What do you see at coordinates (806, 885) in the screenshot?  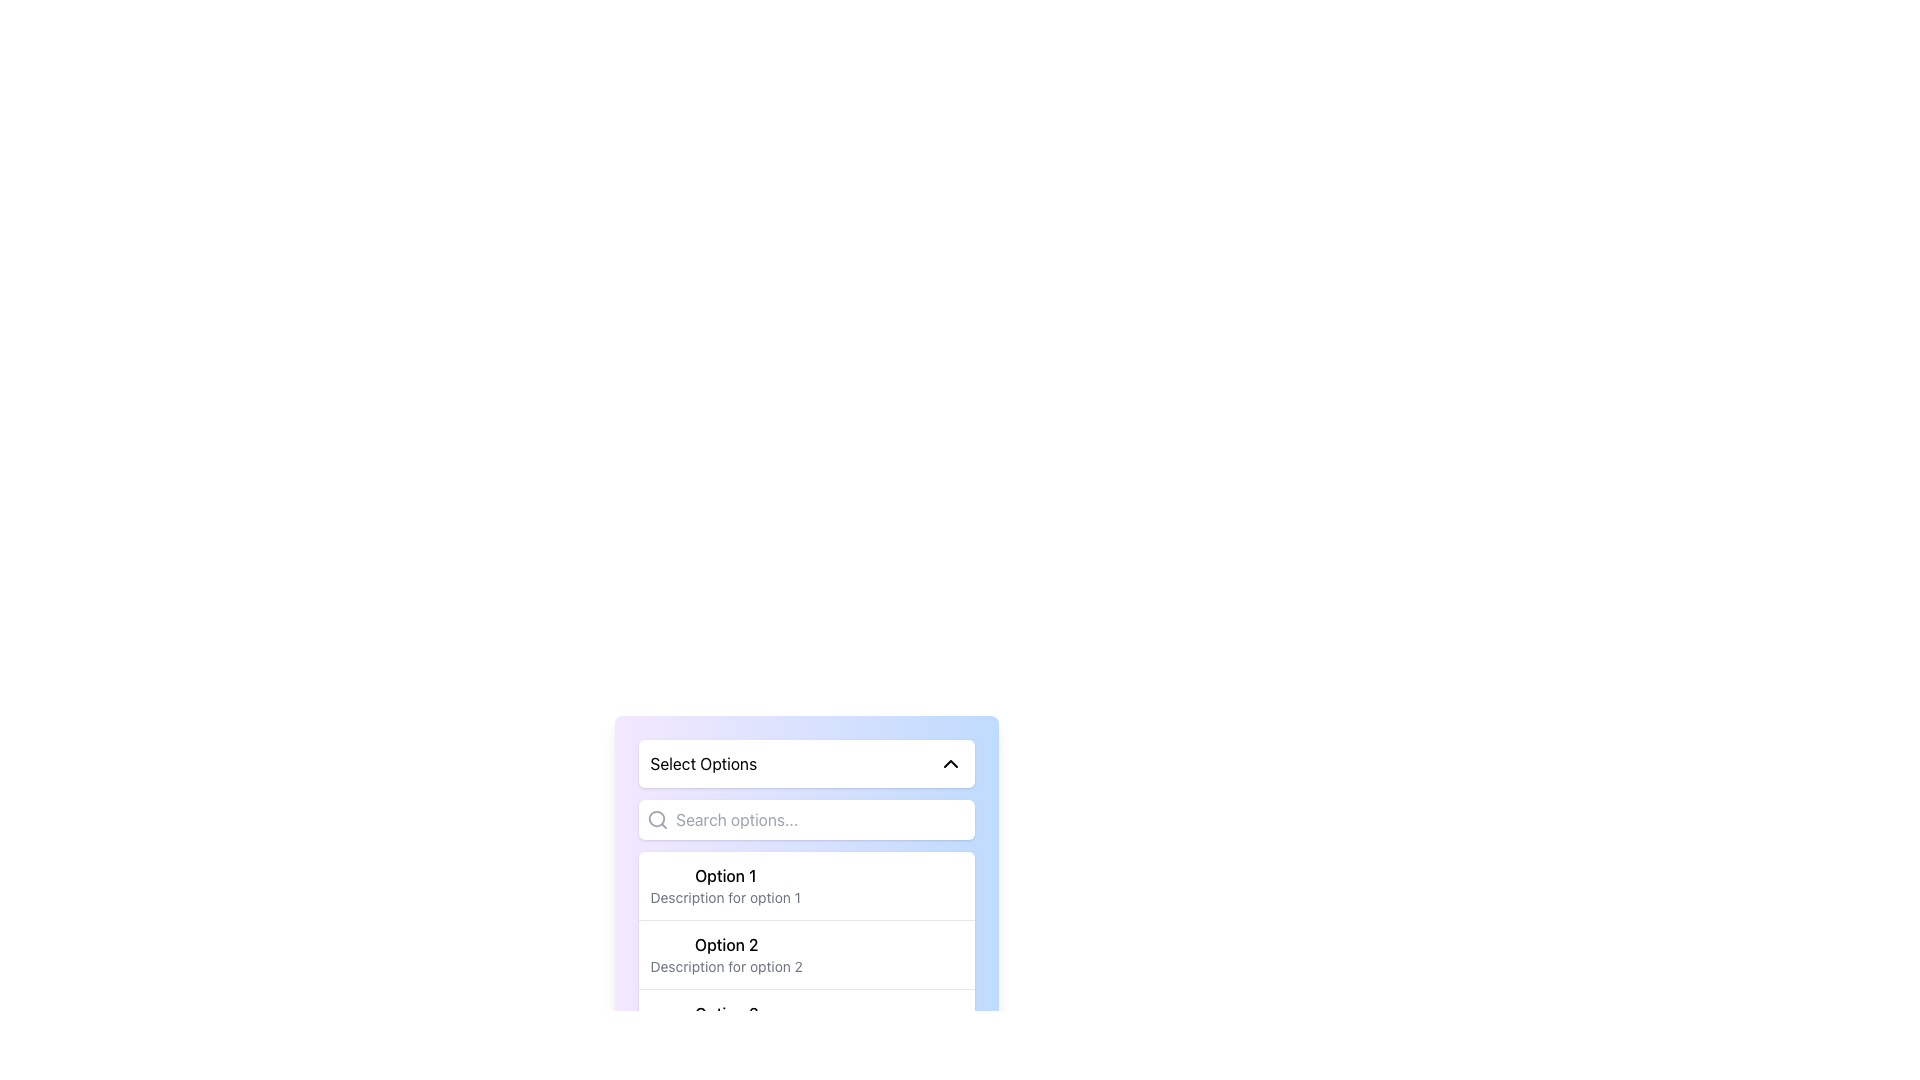 I see `the first option in the dropdown menu` at bounding box center [806, 885].